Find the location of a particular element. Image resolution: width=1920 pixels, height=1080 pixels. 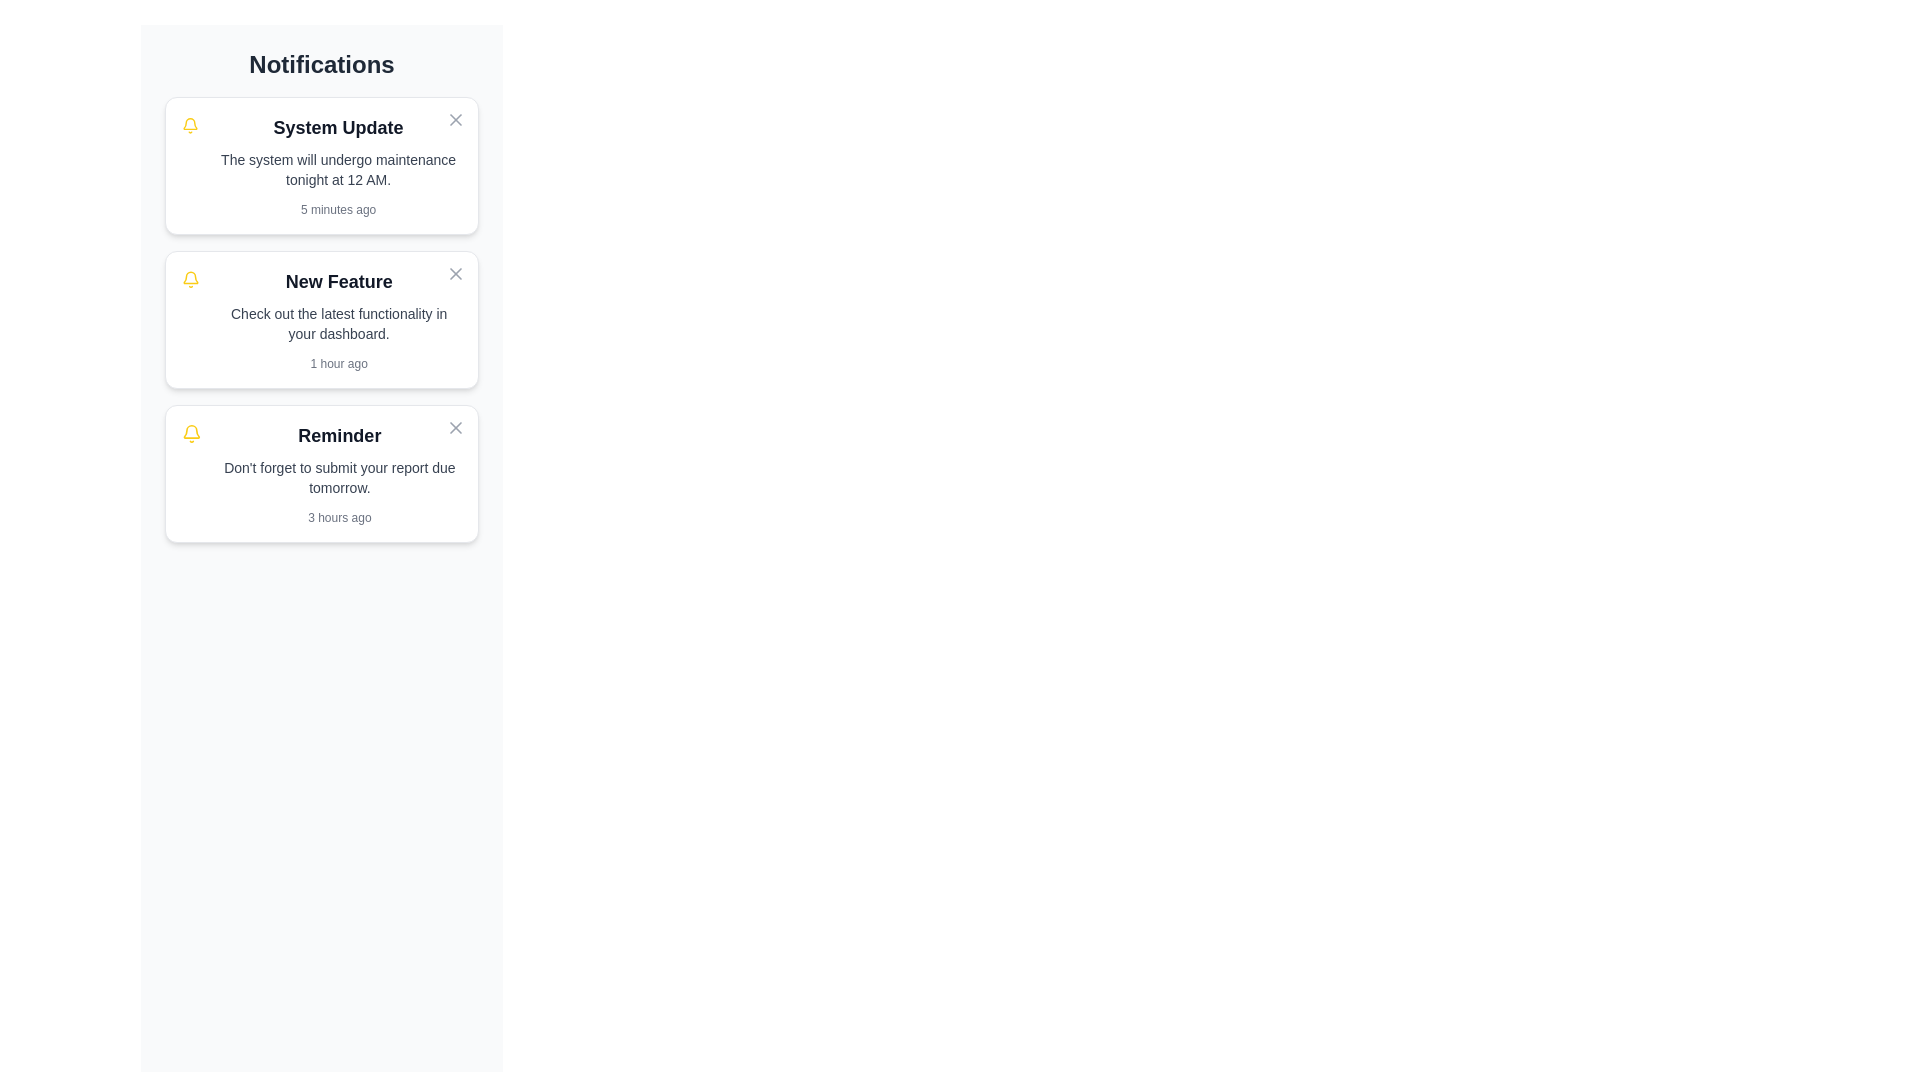

the notification icon indicating the 'System Update' alert, which is positioned in the uppermost notification card to the left of the title is located at coordinates (190, 126).